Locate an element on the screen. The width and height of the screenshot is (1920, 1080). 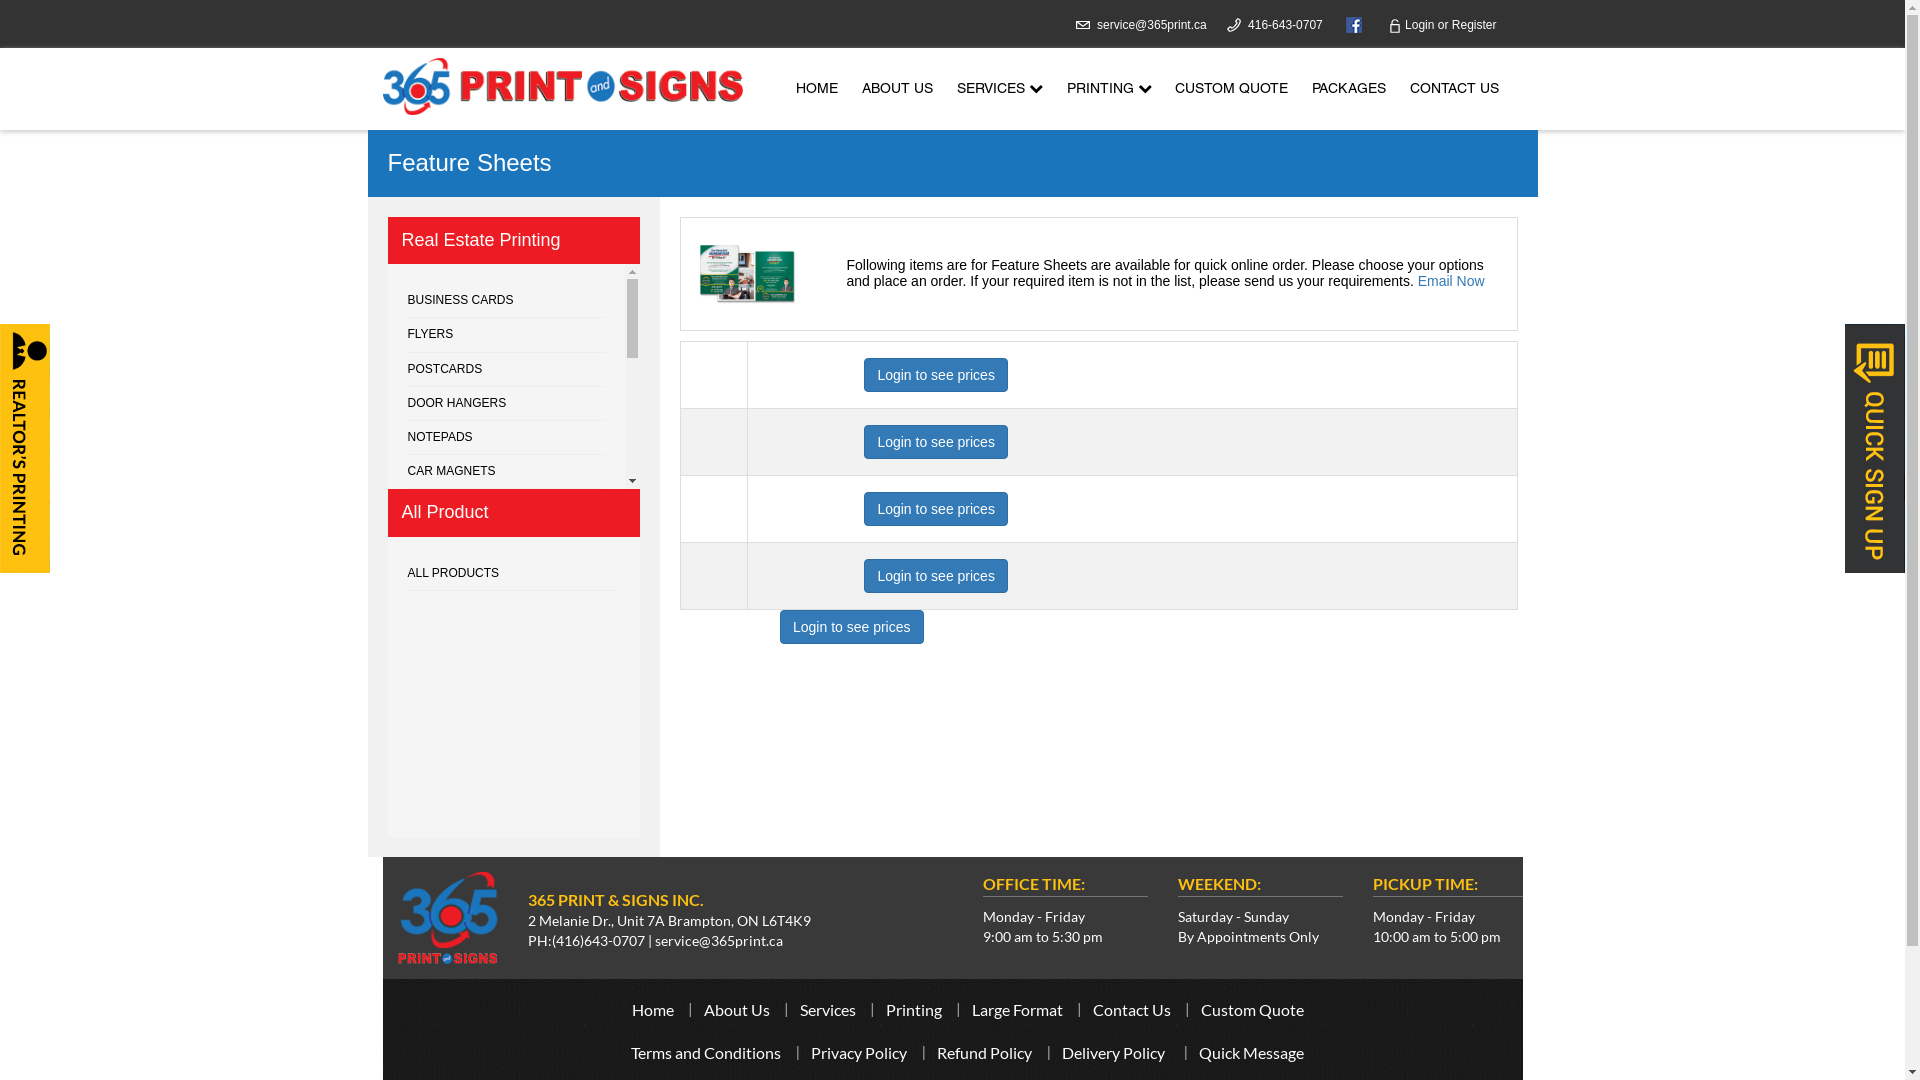
'Quick Message' is located at coordinates (1250, 1051).